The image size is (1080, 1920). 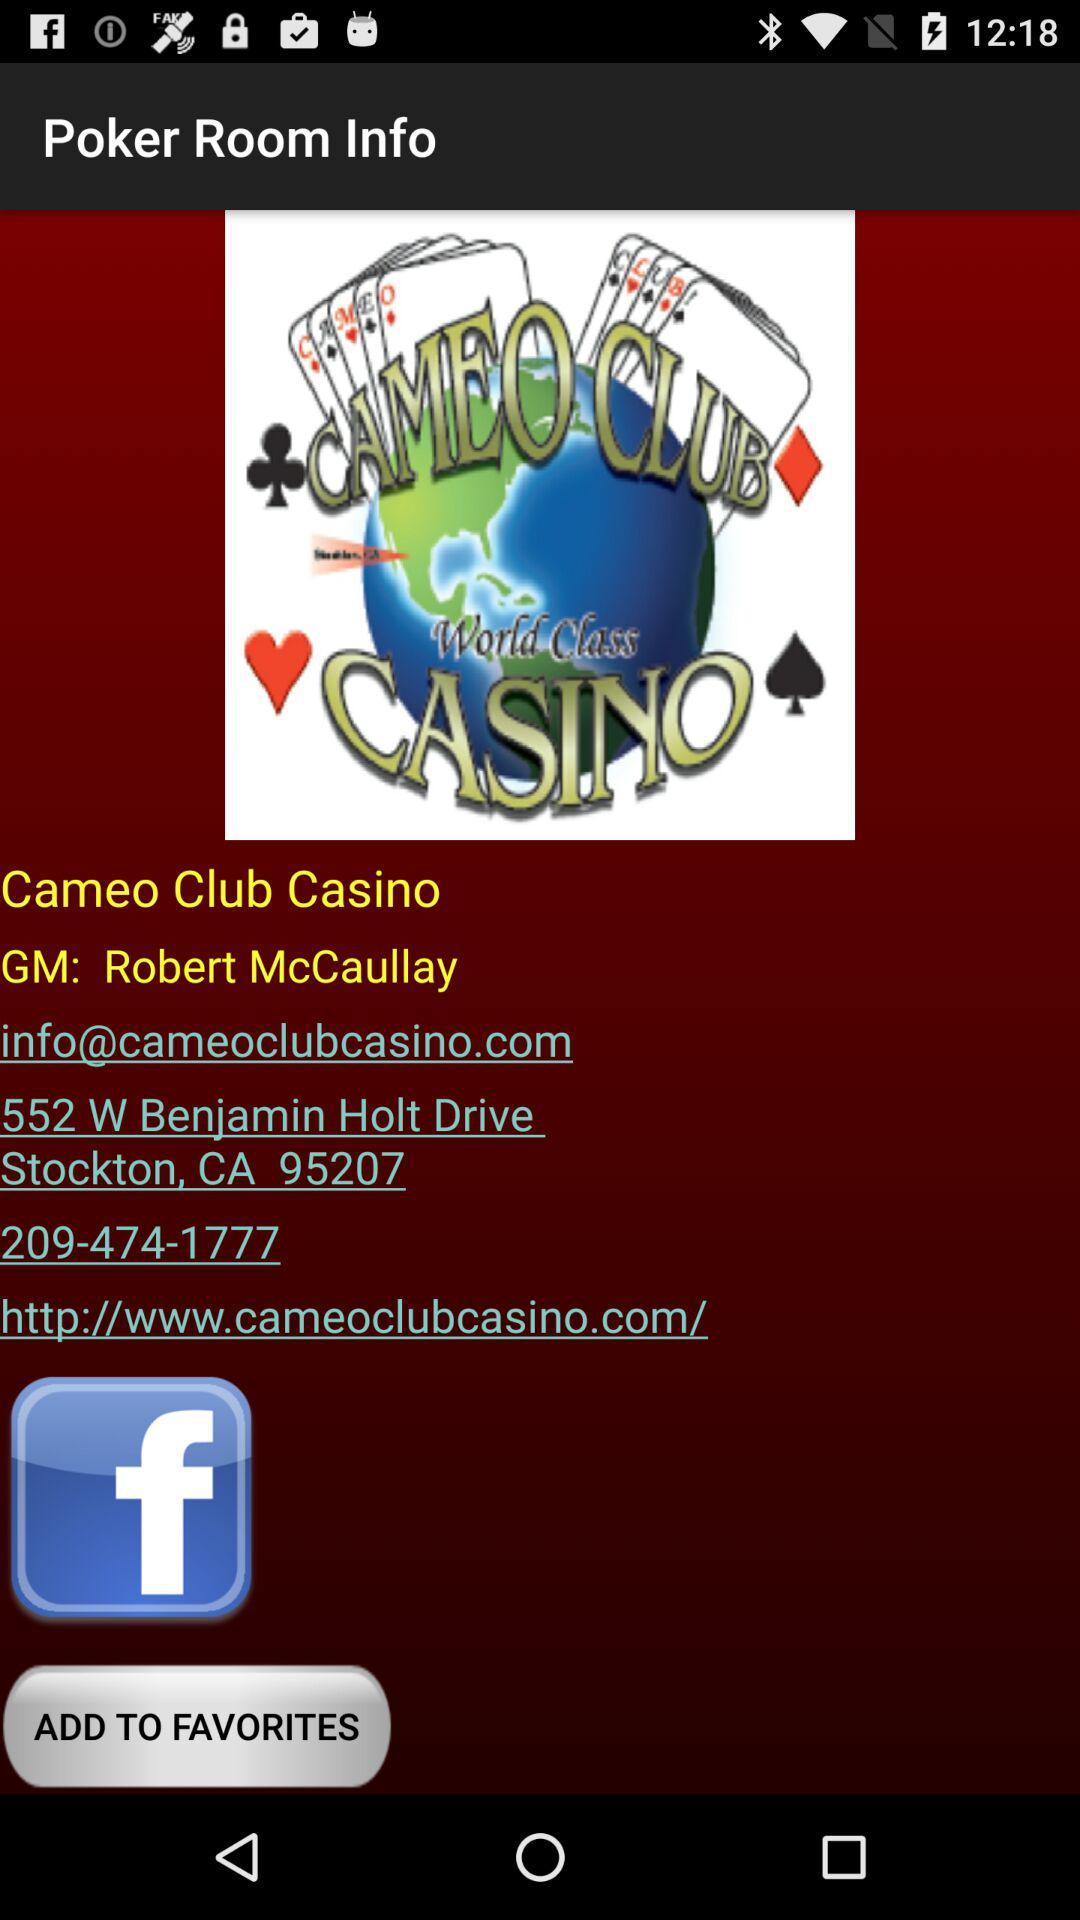 I want to click on the item below the info@cameoclubcasino.com icon, so click(x=279, y=1133).